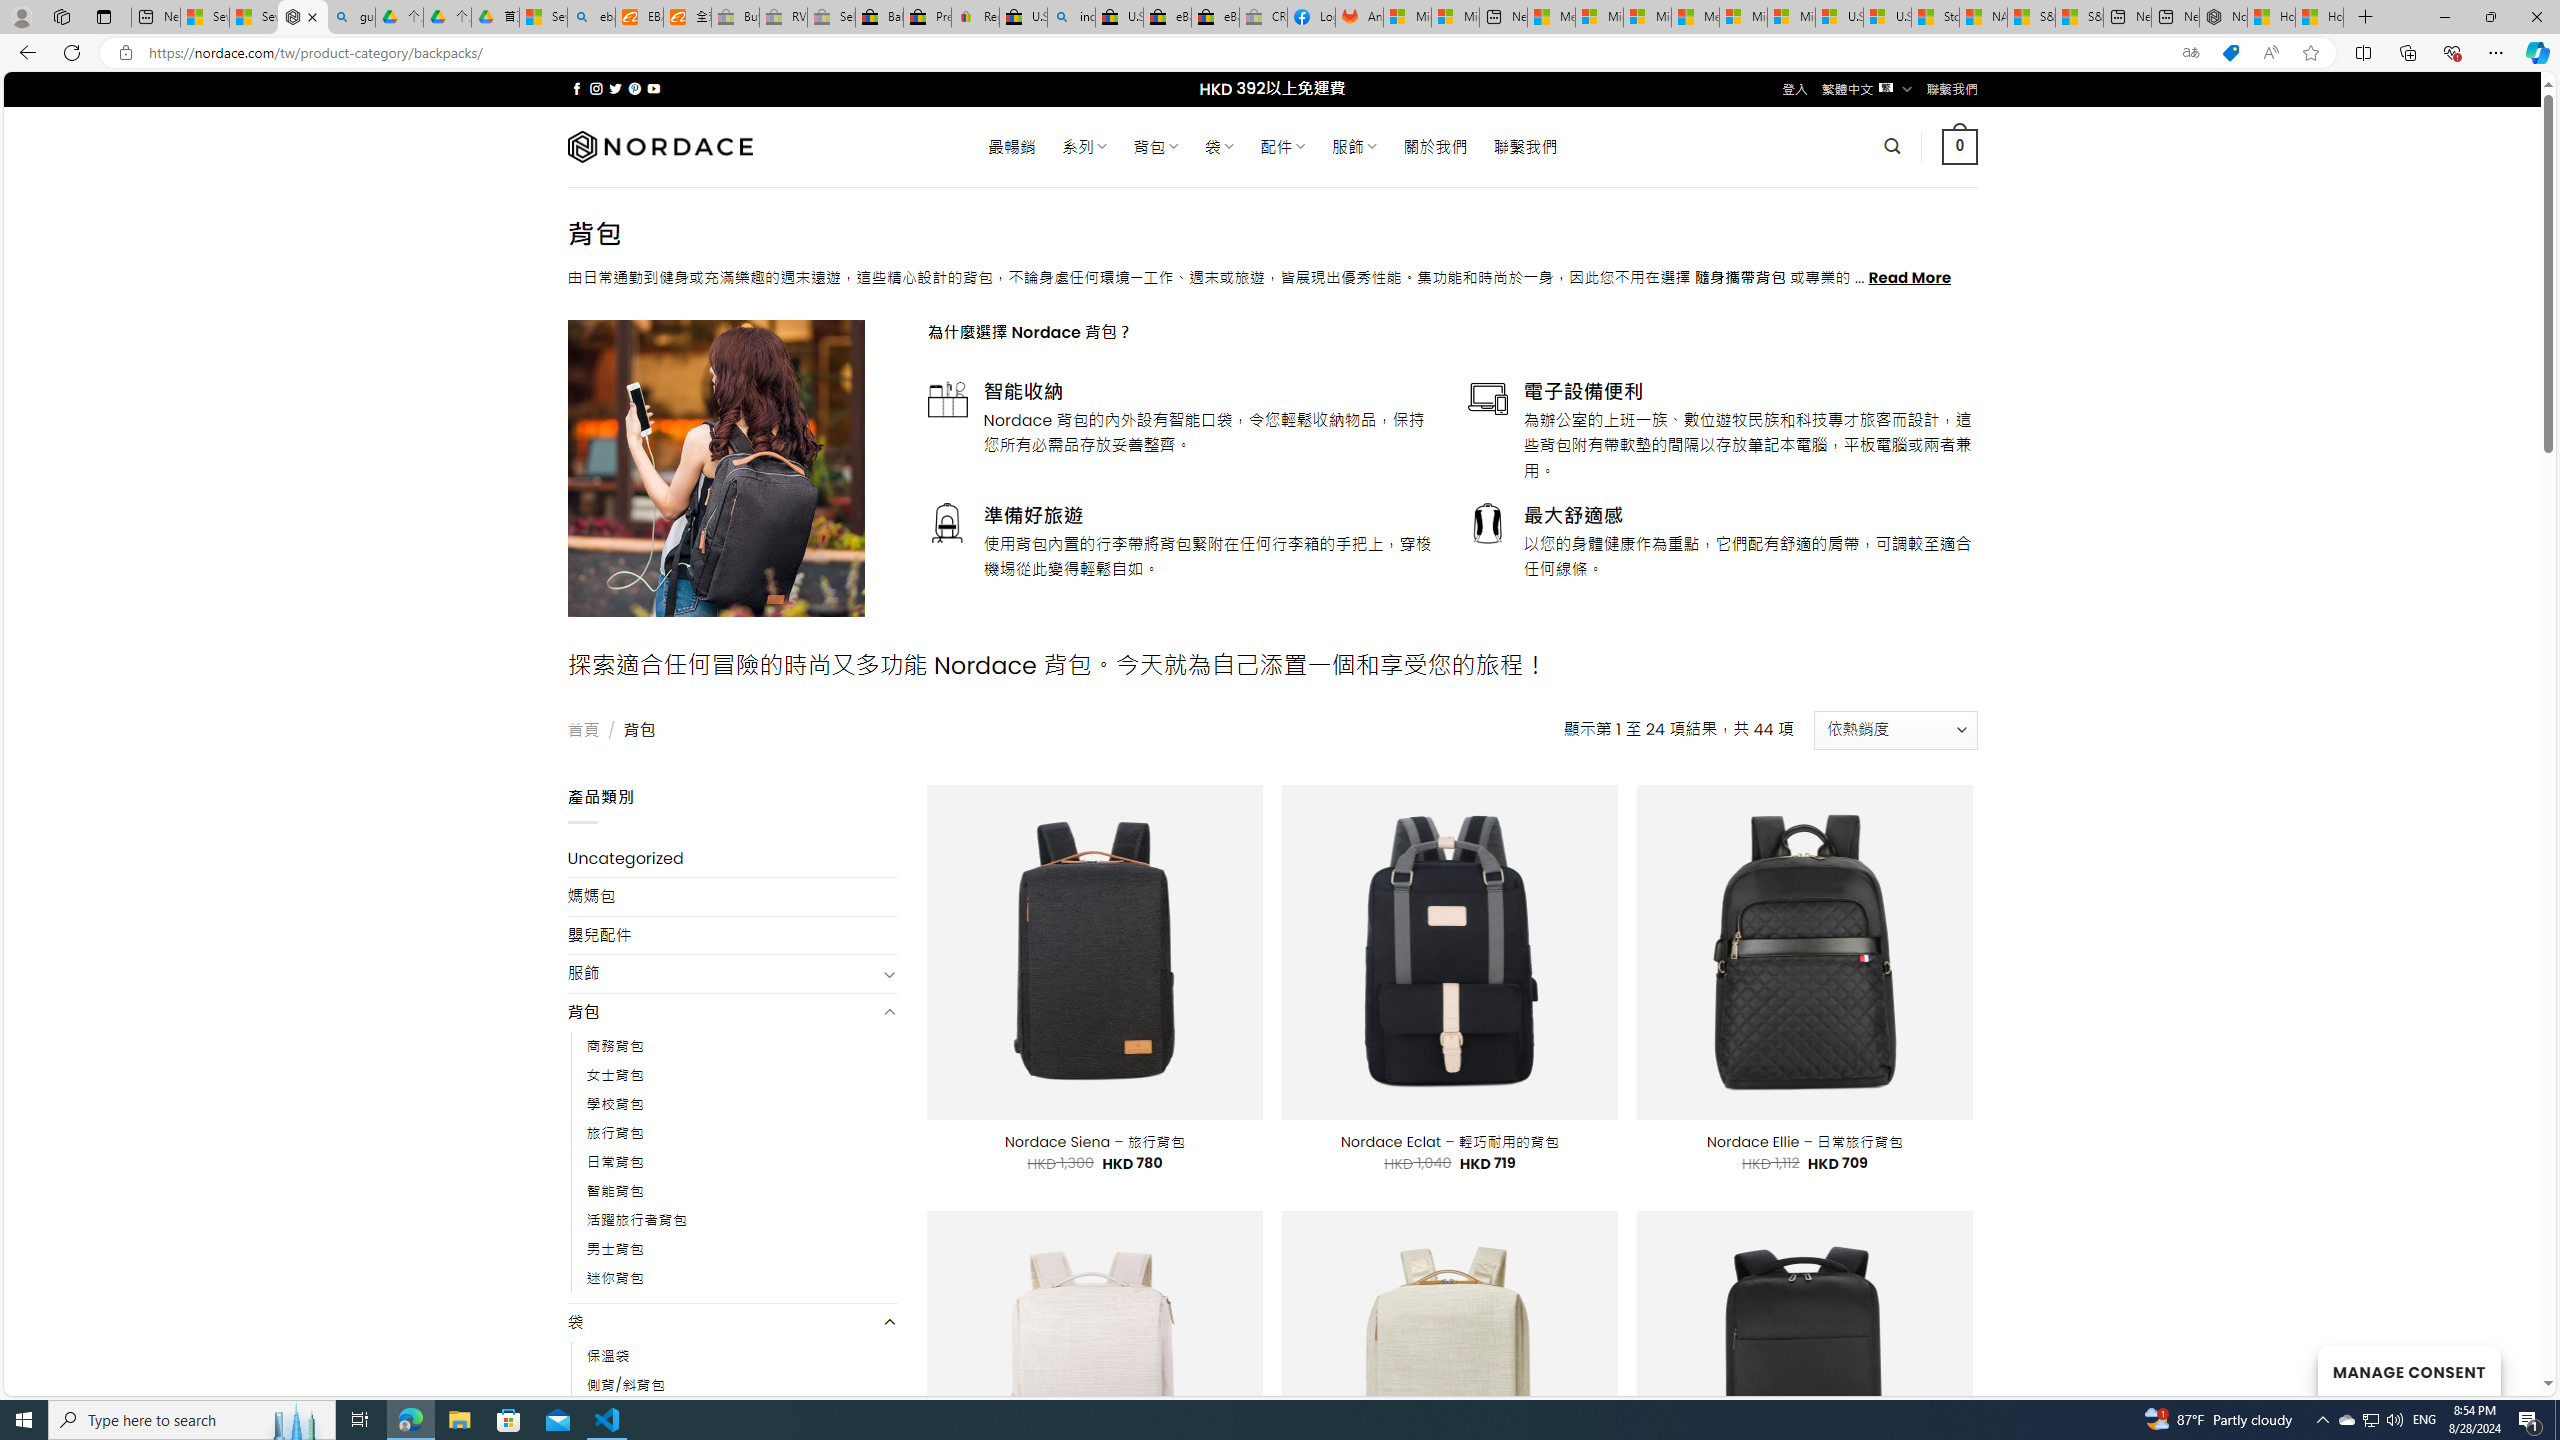 The image size is (2560, 1440). I want to click on 'S&P 500, Nasdaq end lower, weighed by Nvidia dip | Watch', so click(2079, 16).